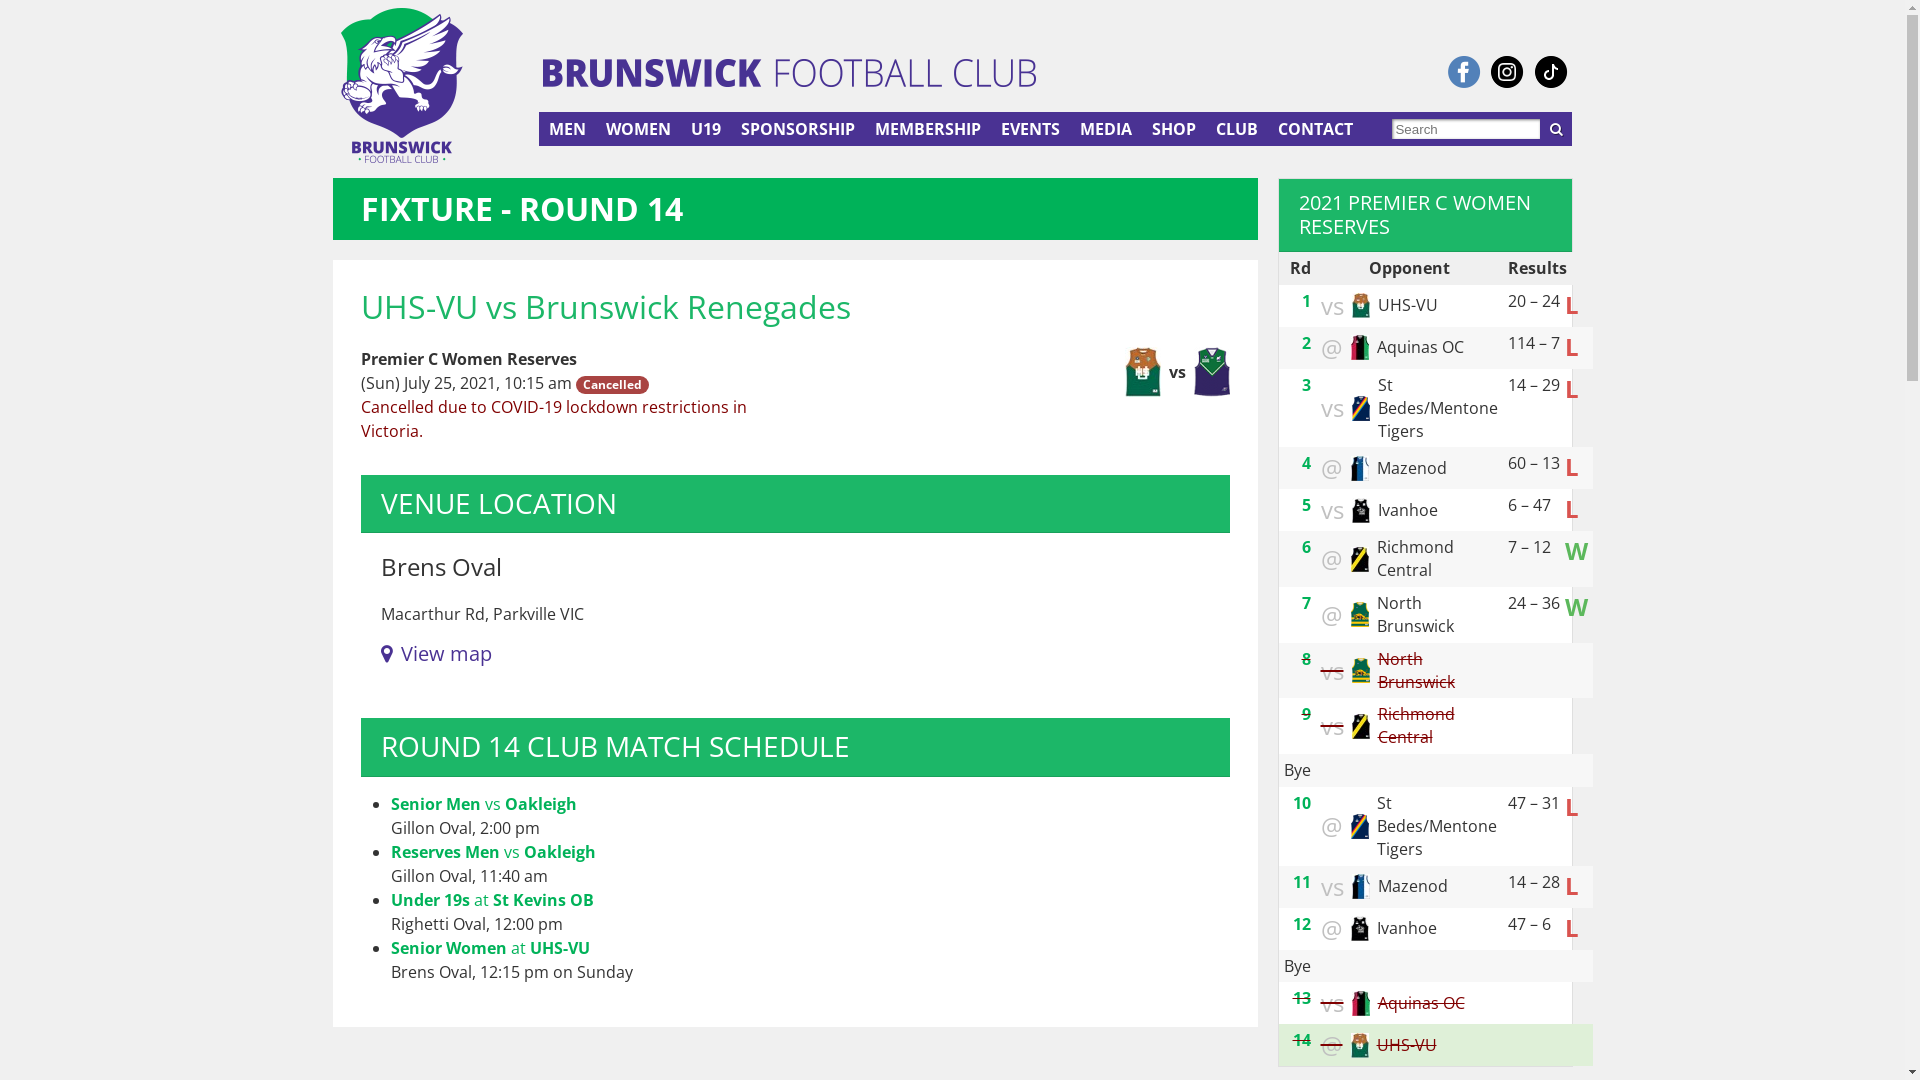  Describe the element at coordinates (1306, 547) in the screenshot. I see `'6'` at that location.